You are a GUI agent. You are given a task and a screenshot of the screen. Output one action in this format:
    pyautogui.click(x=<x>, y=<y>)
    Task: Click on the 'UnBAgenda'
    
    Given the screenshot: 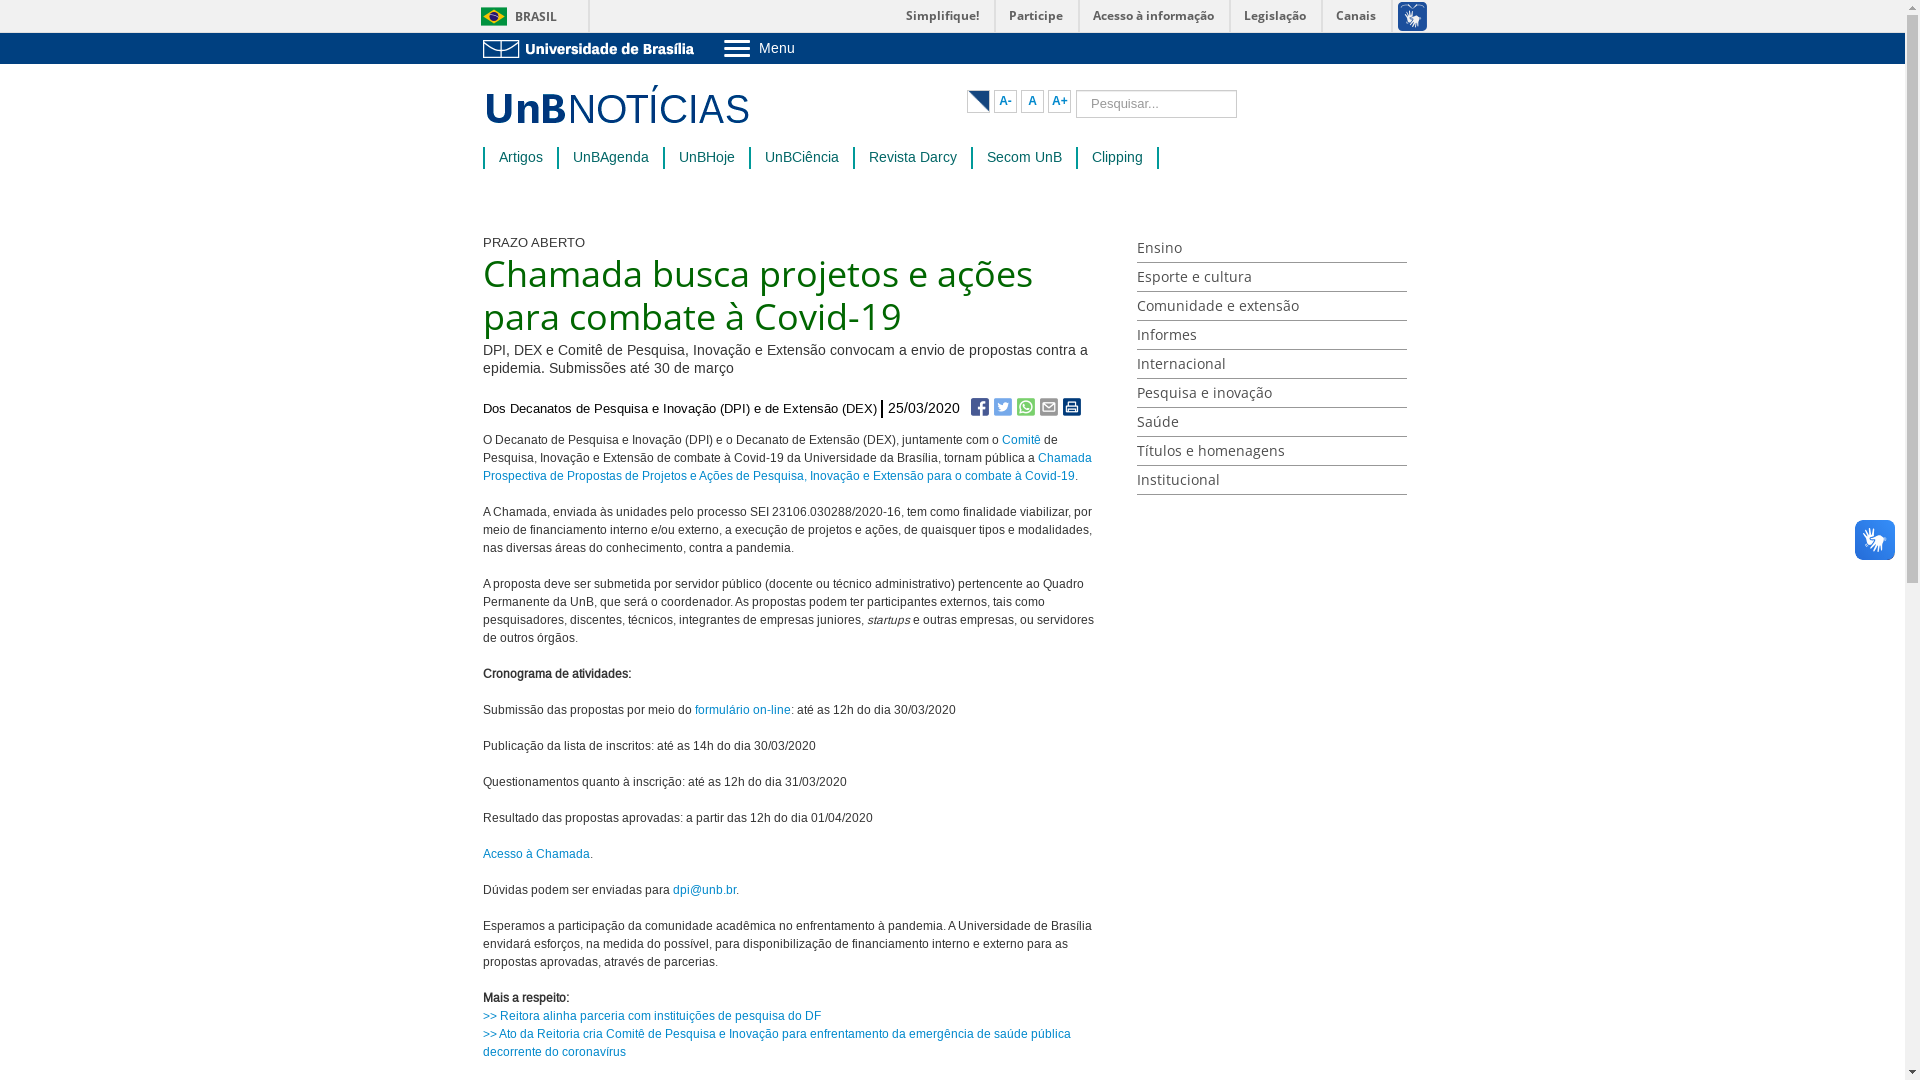 What is the action you would take?
    pyautogui.click(x=608, y=157)
    